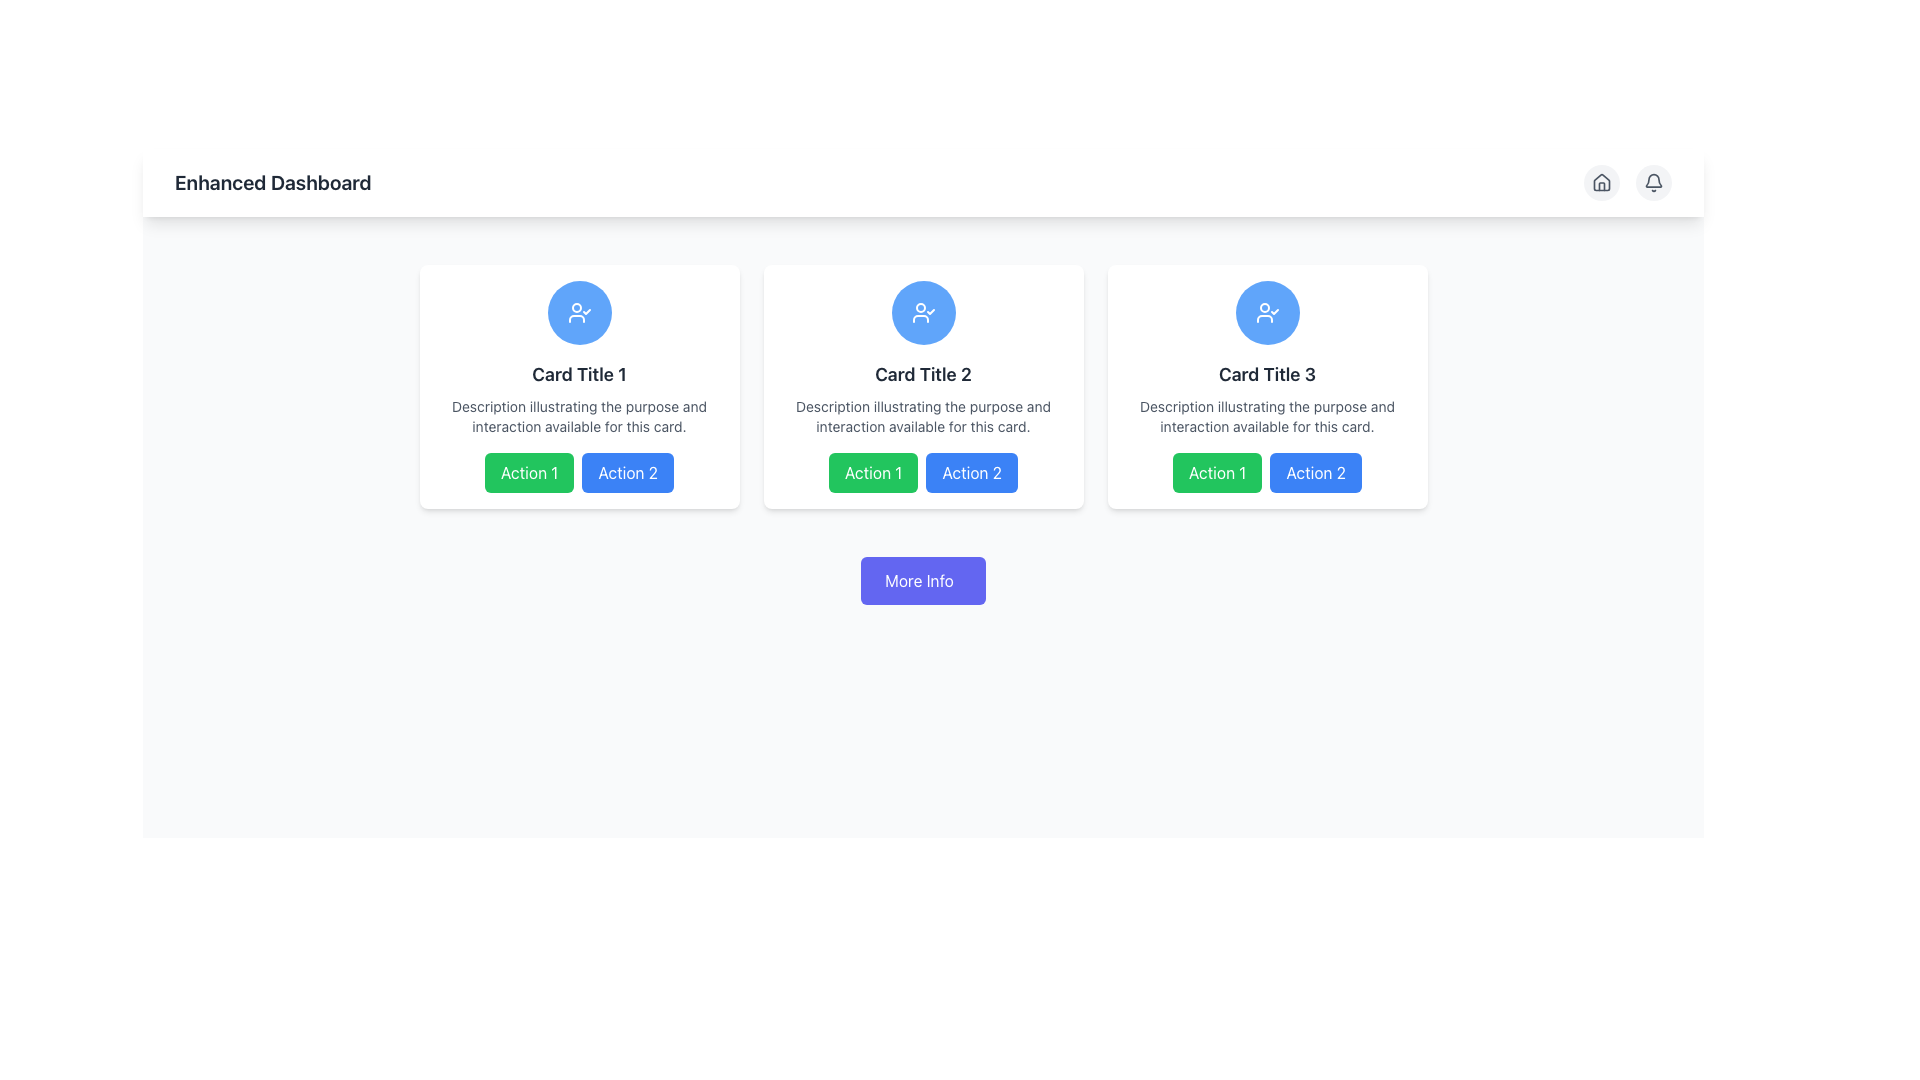 This screenshot has width=1920, height=1080. I want to click on the notification bell icon button located in the top-right corner of the interface, so click(1654, 182).